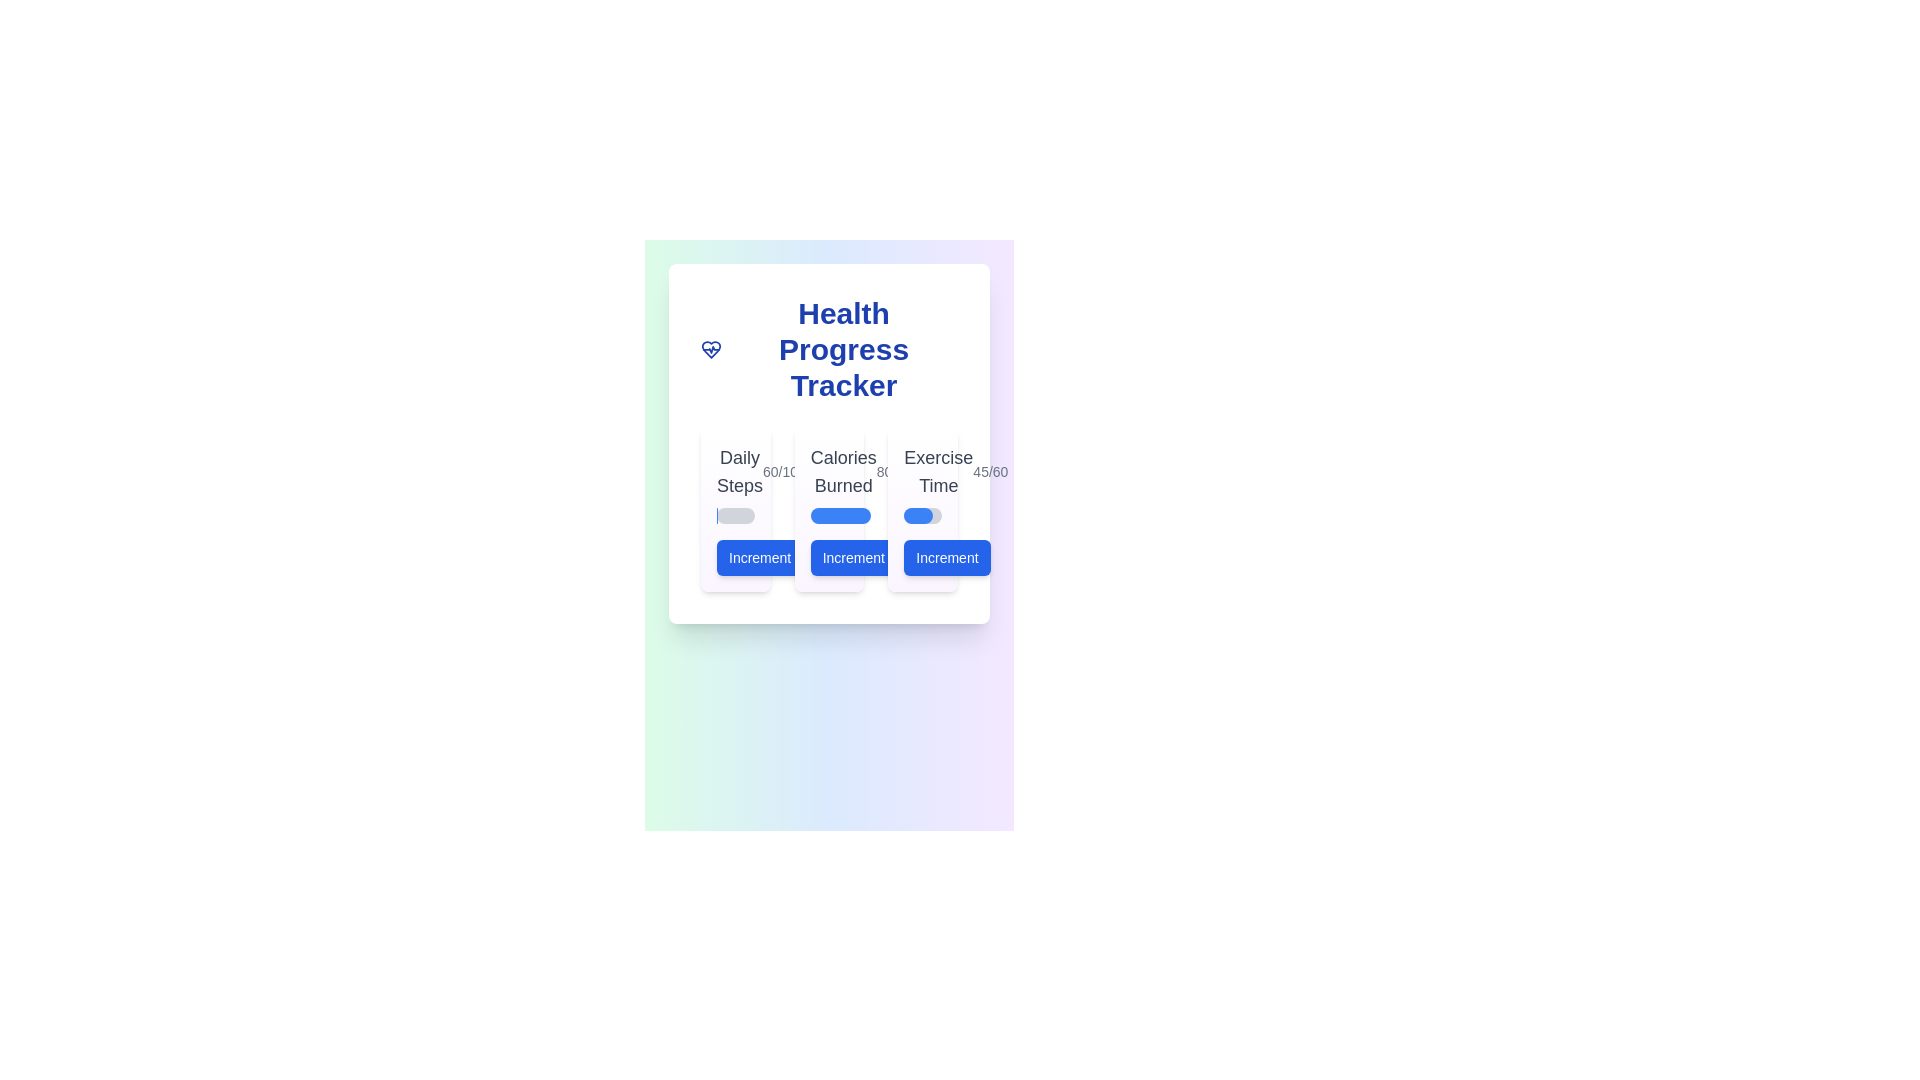  What do you see at coordinates (917, 515) in the screenshot?
I see `the blue filled progress bar with rounded edges located in the 'Exercise Time' section of the third column of grouped statistics` at bounding box center [917, 515].